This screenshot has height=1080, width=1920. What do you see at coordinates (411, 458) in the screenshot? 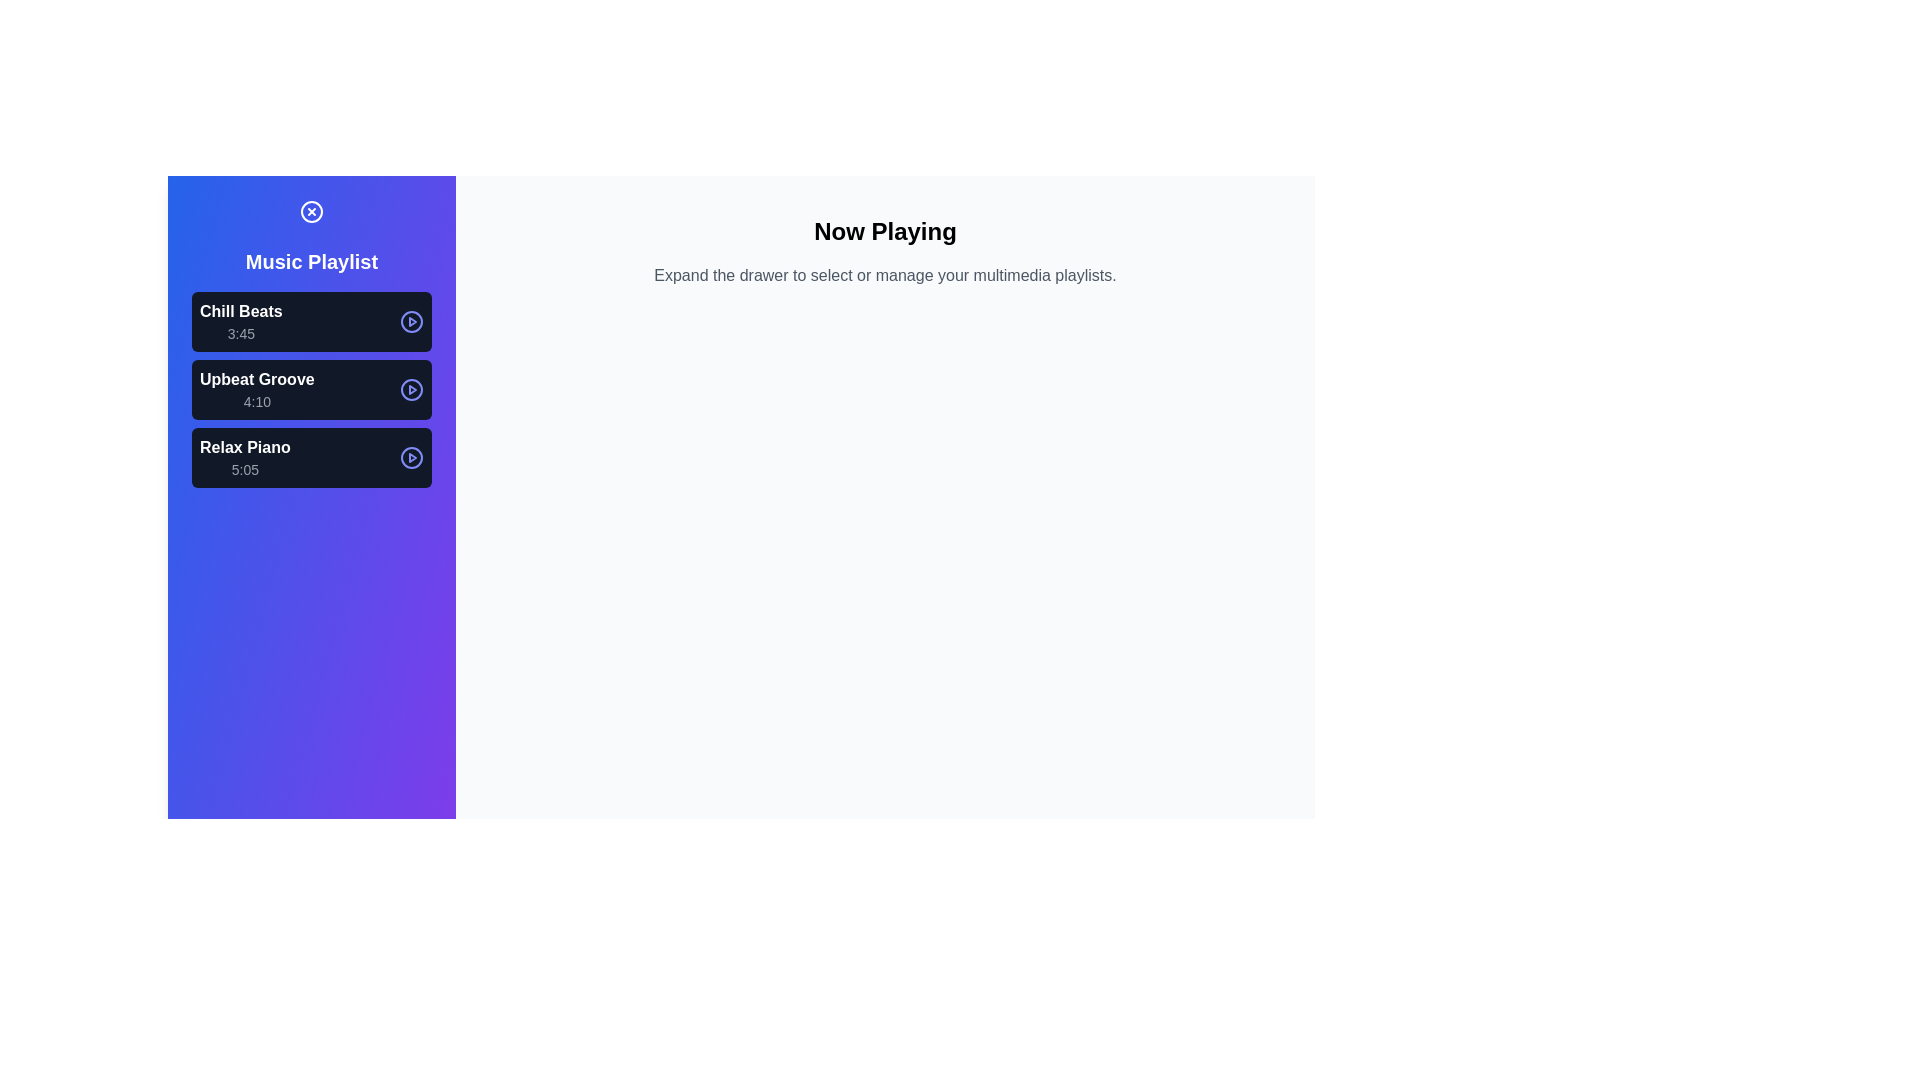
I see `the play/pause button for the track Relax Piano` at bounding box center [411, 458].